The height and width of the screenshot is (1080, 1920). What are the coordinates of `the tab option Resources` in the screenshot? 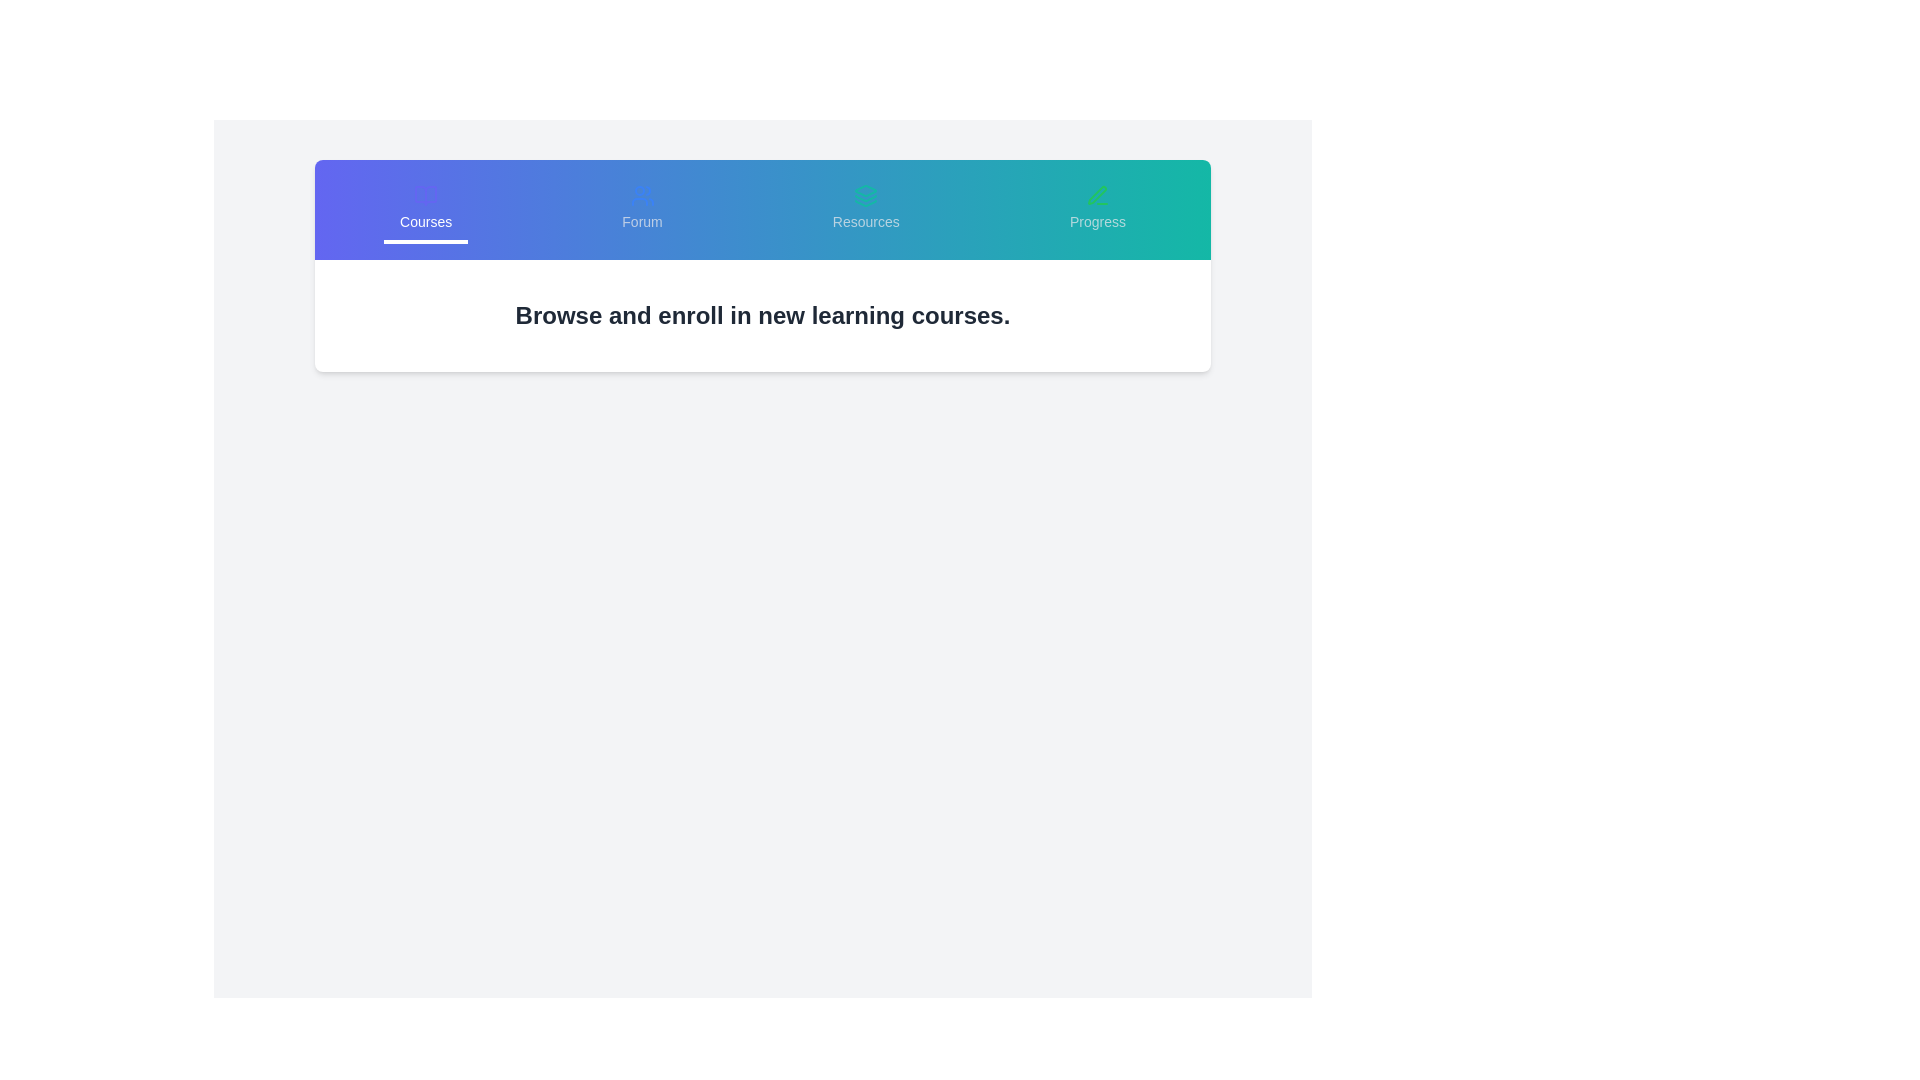 It's located at (866, 209).